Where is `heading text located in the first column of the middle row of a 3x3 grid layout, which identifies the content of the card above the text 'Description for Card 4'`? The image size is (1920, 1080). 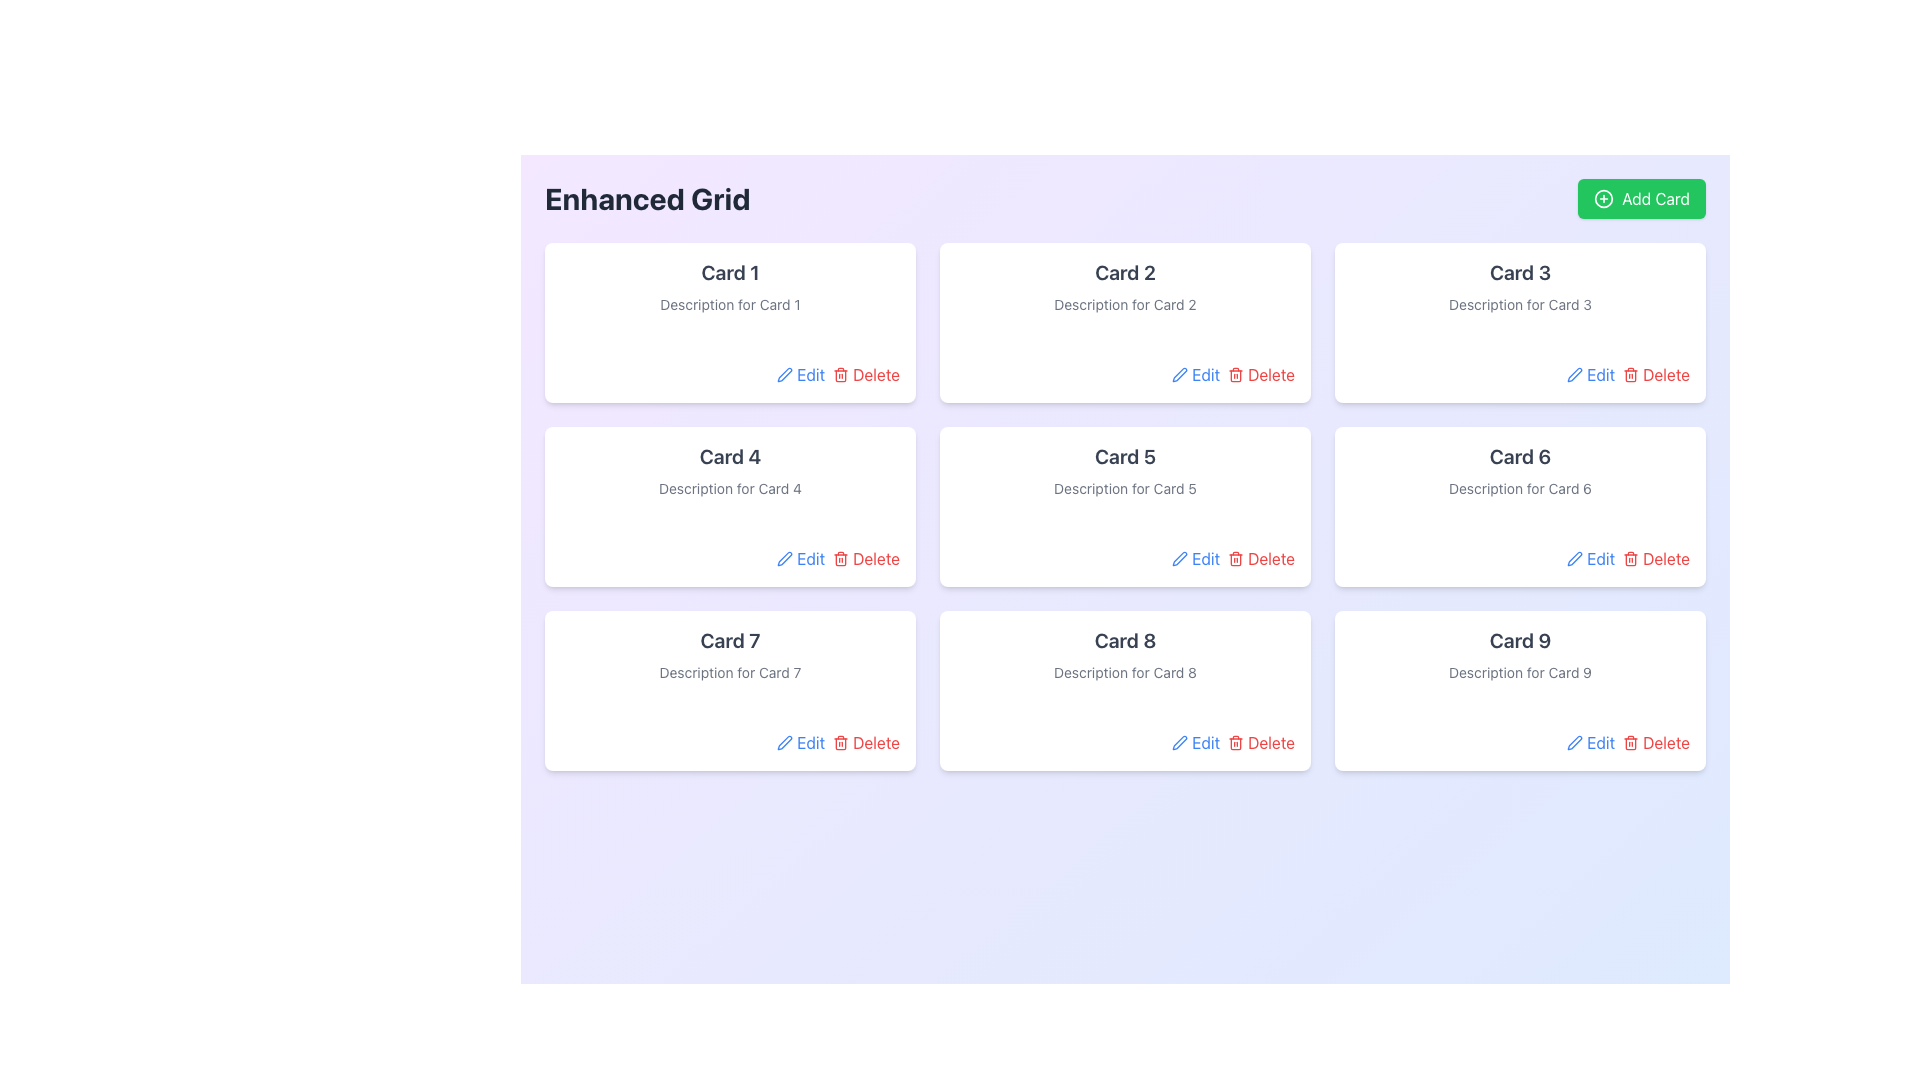 heading text located in the first column of the middle row of a 3x3 grid layout, which identifies the content of the card above the text 'Description for Card 4' is located at coordinates (729, 456).